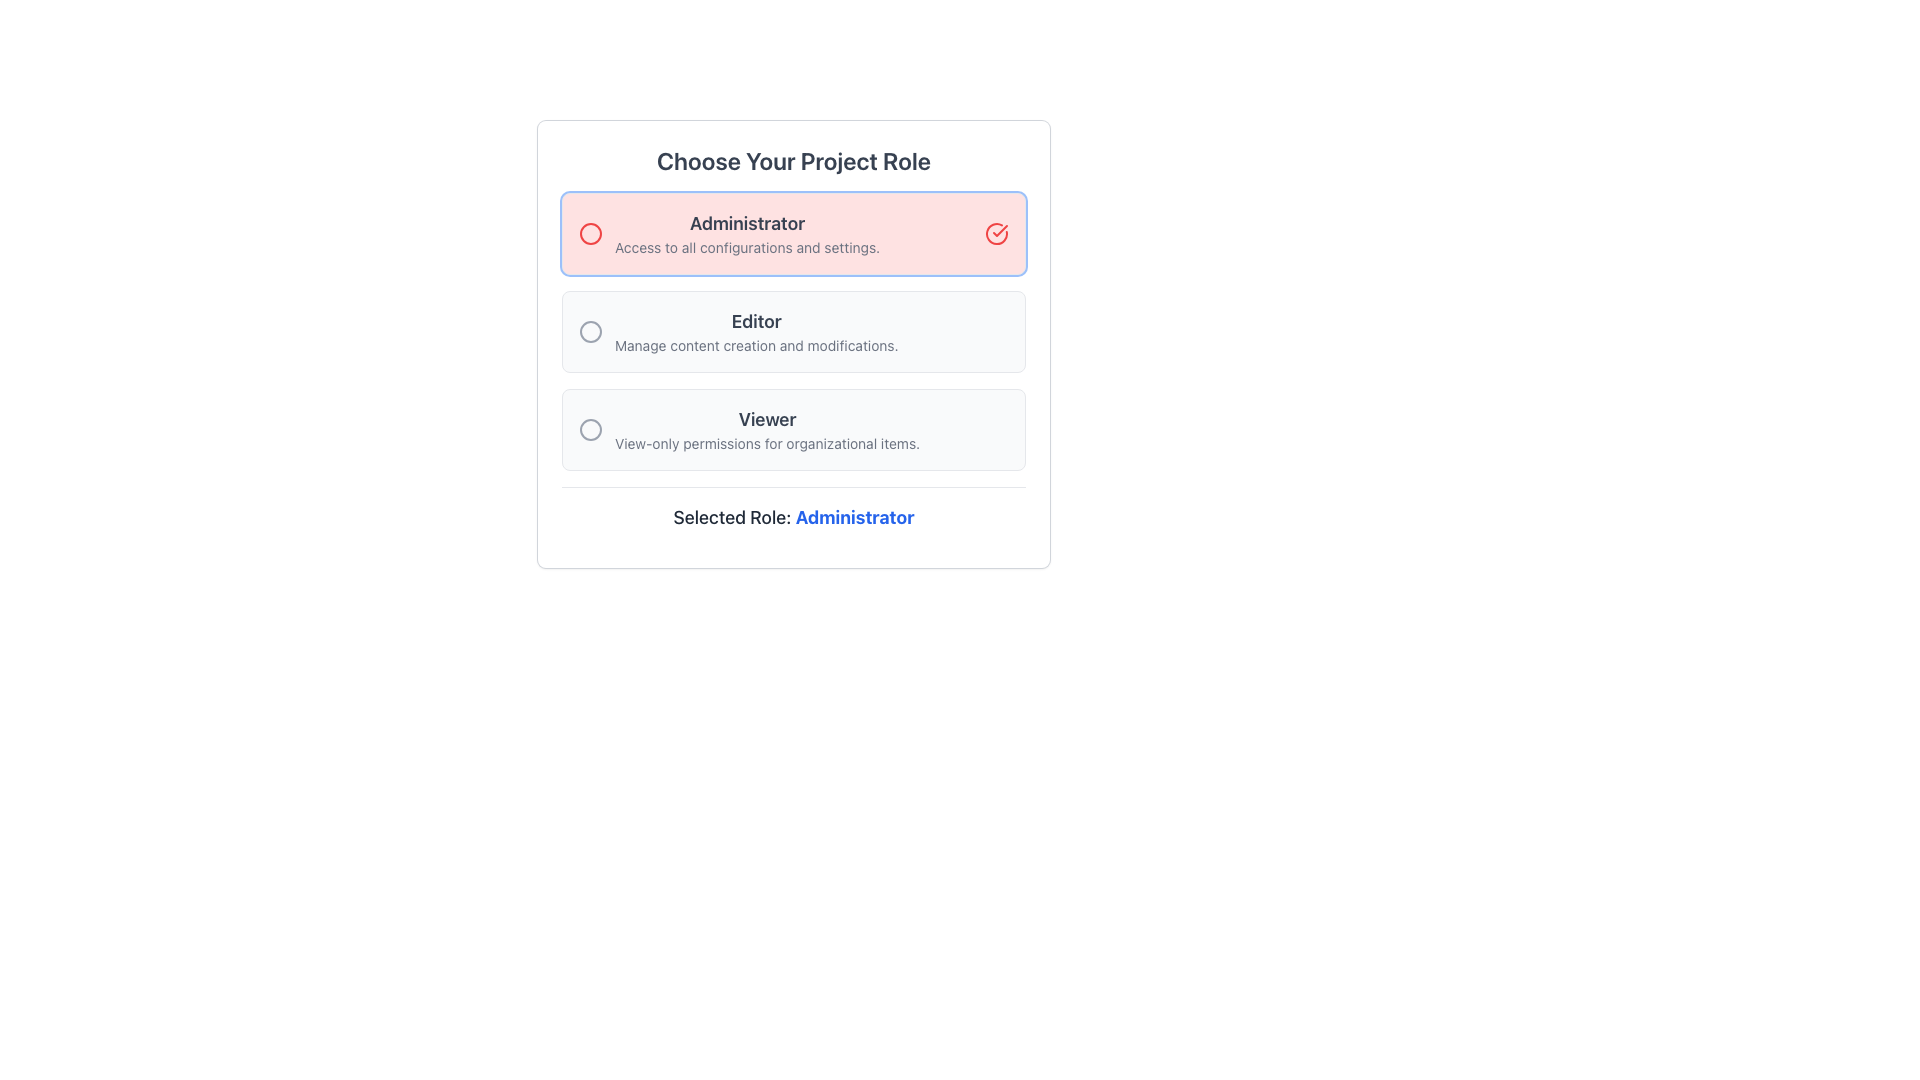 The width and height of the screenshot is (1920, 1080). What do you see at coordinates (792, 330) in the screenshot?
I see `the 'Editor' role radio button, which is the second option in the role selection group, located below the 'Administrator' card and above the 'Viewer' card` at bounding box center [792, 330].